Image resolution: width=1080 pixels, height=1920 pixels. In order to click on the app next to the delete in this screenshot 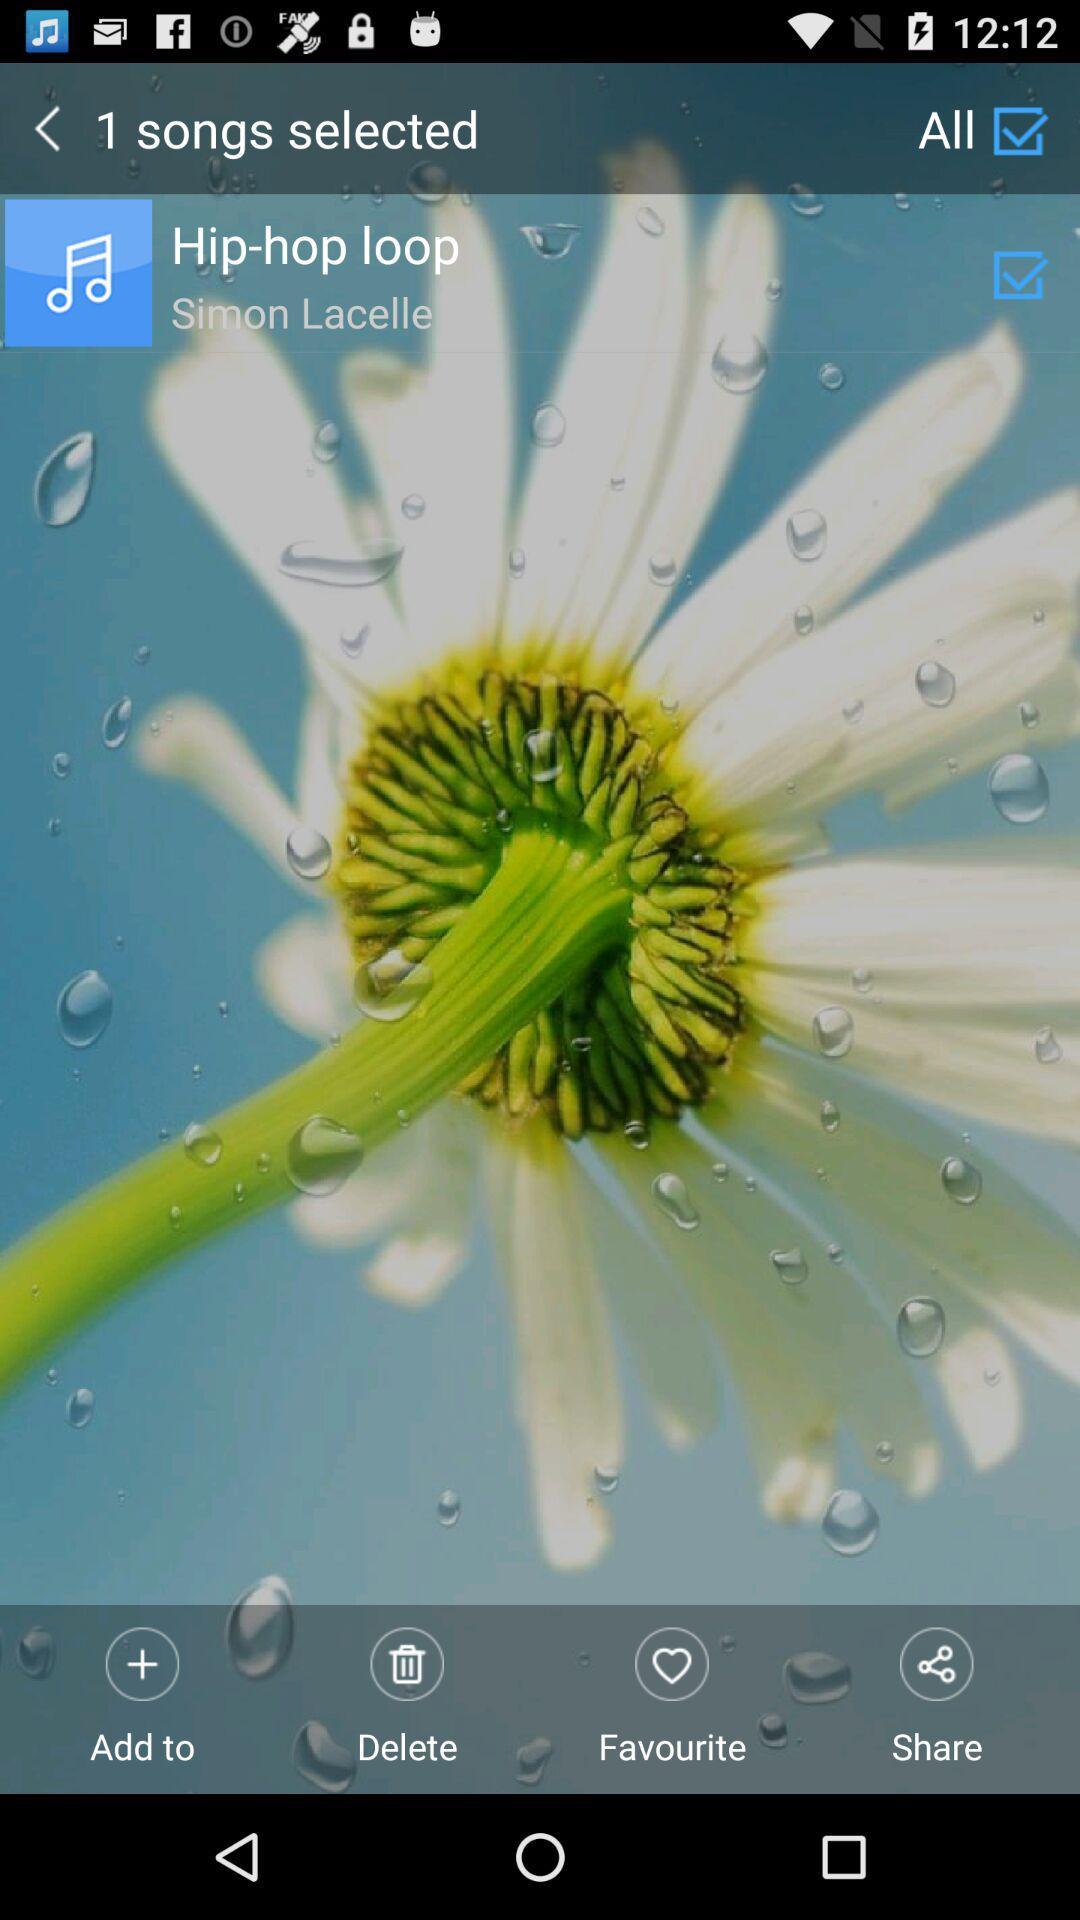, I will do `click(141, 1698)`.